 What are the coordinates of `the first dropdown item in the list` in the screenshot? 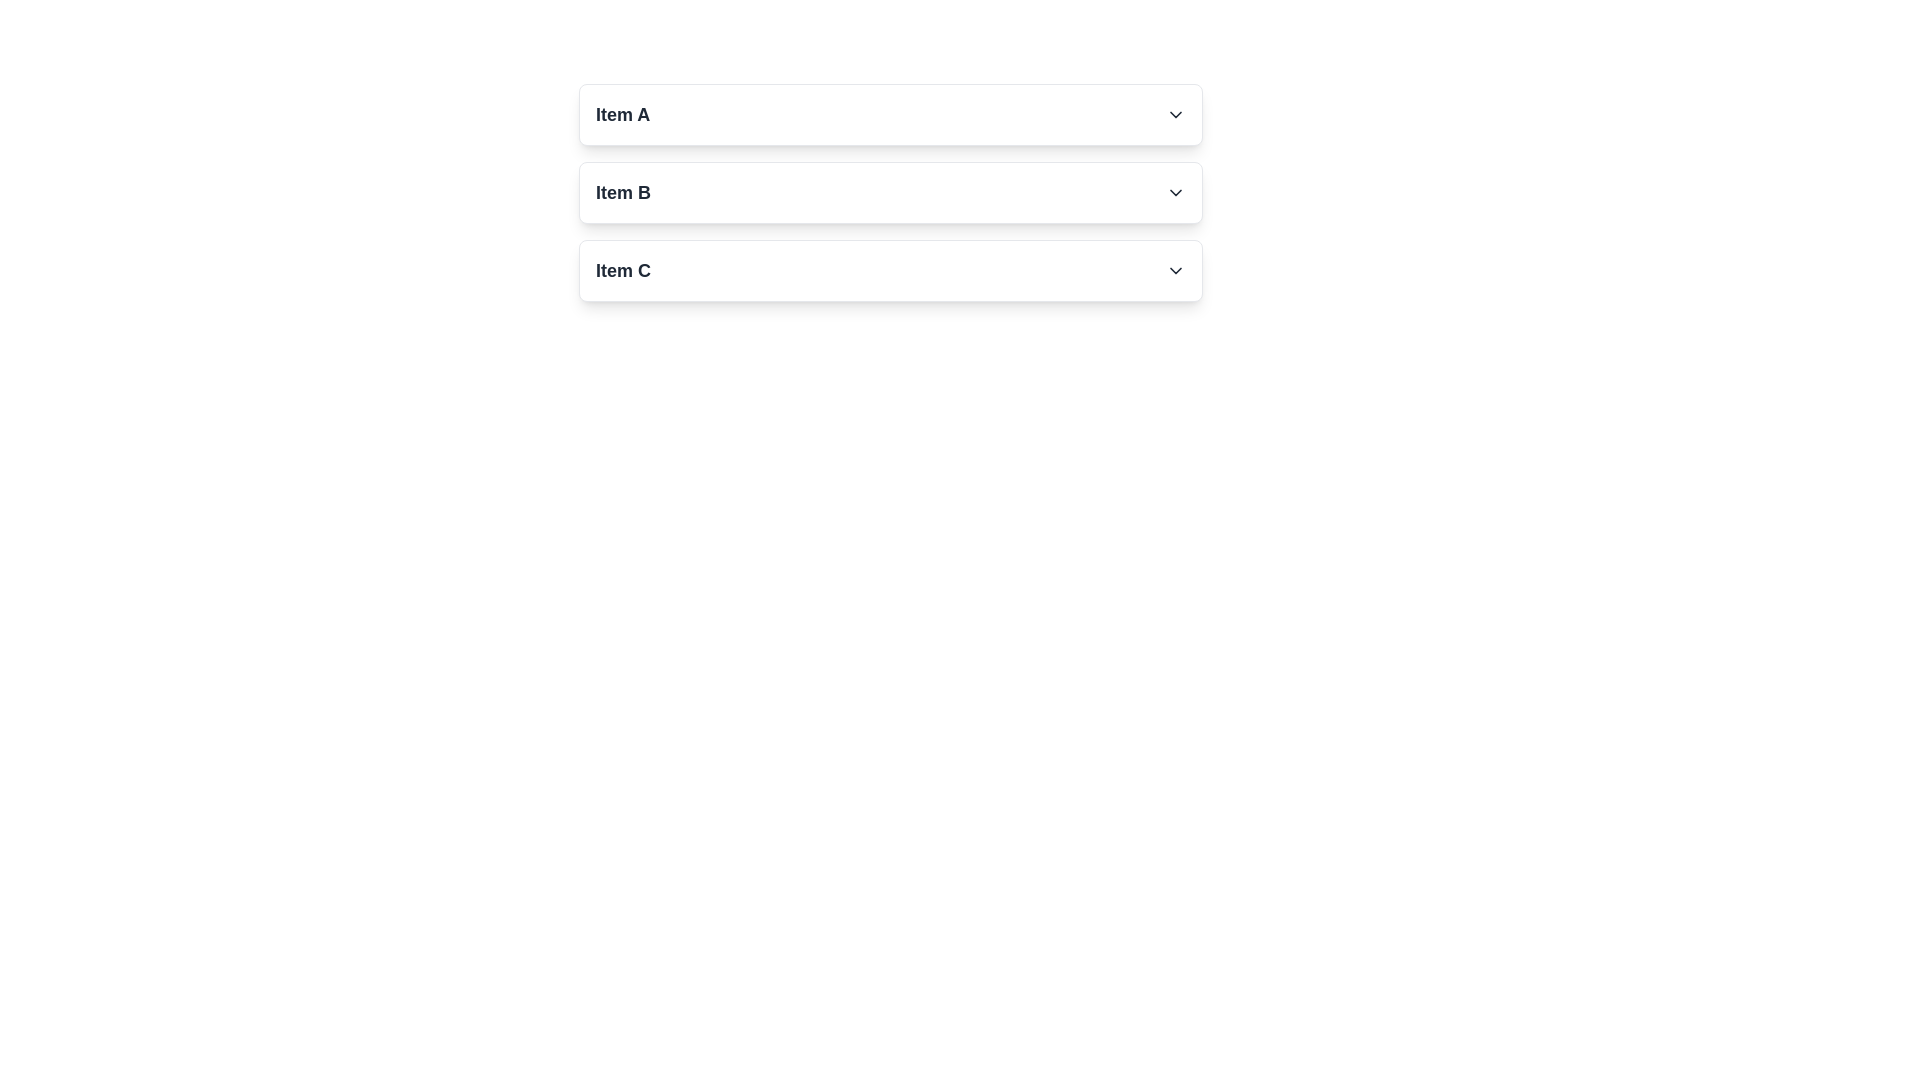 It's located at (890, 115).